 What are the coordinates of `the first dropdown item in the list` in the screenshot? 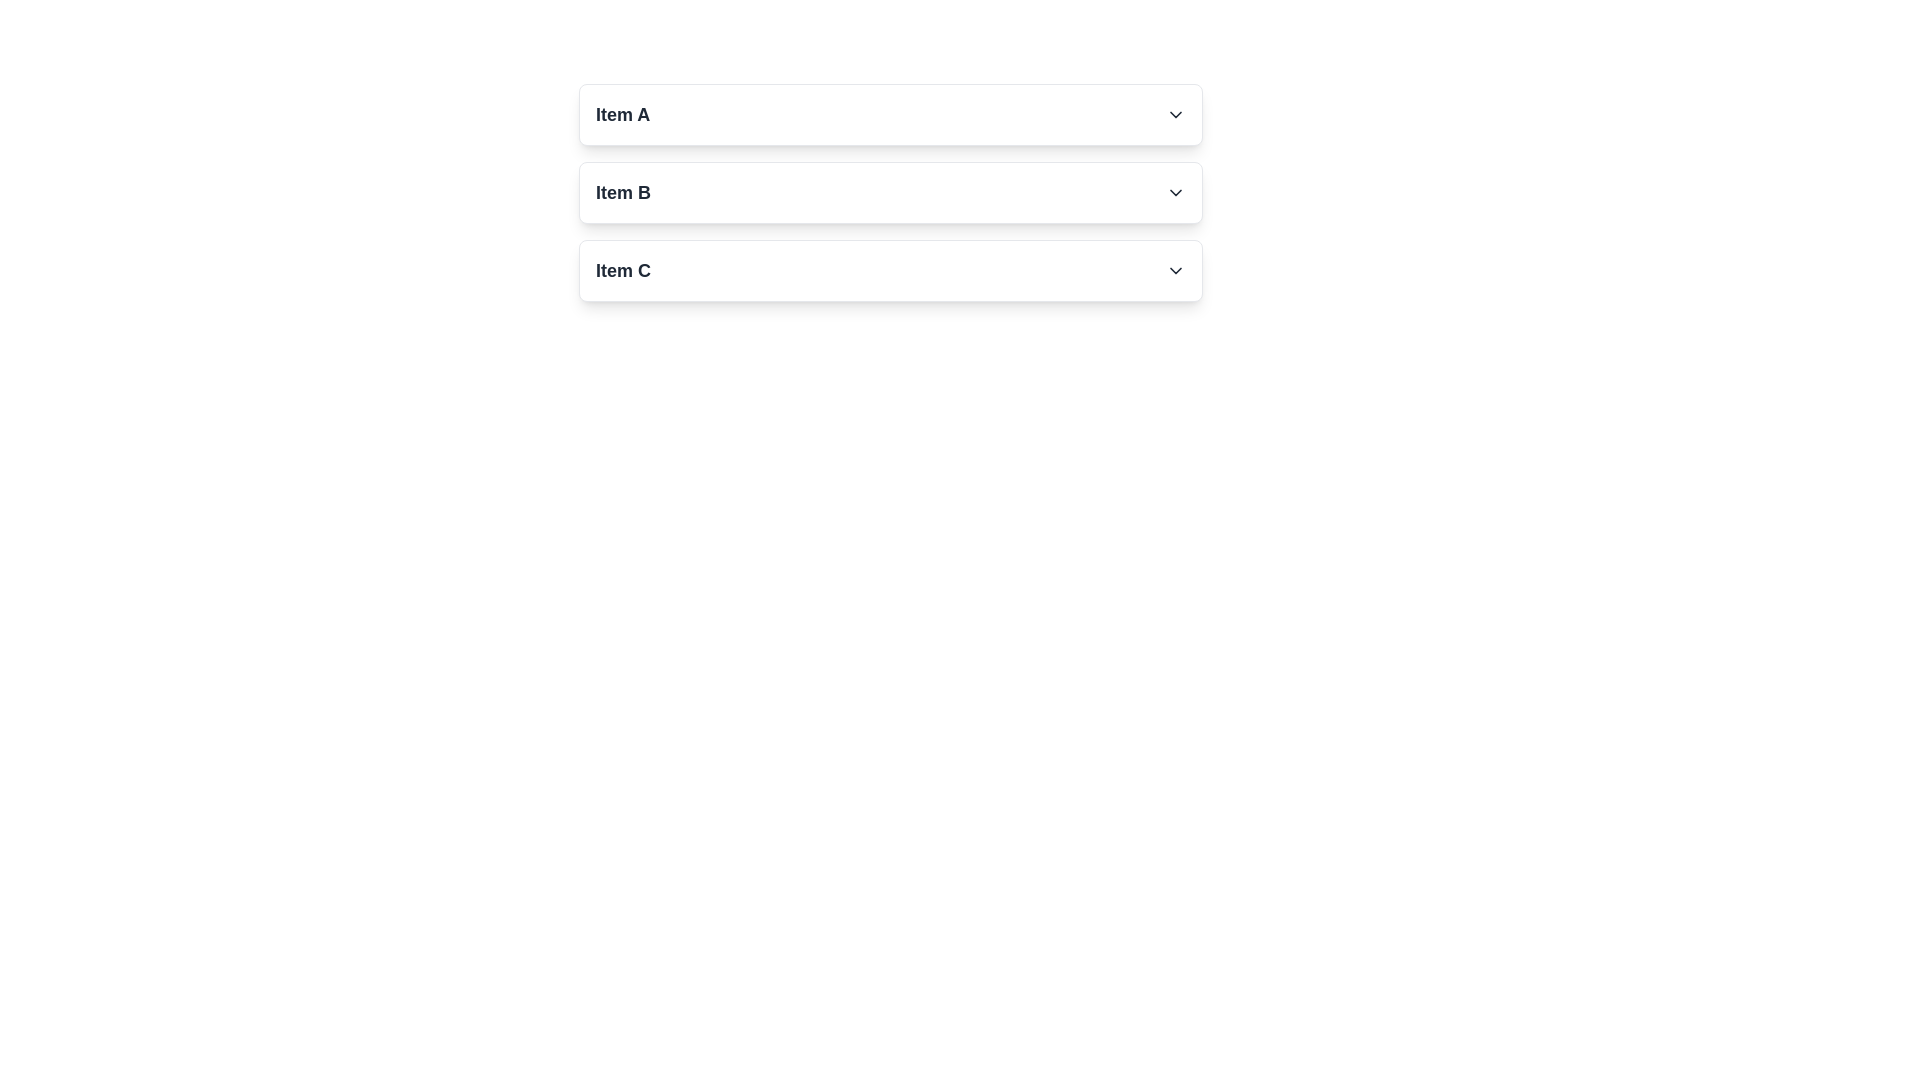 It's located at (890, 115).